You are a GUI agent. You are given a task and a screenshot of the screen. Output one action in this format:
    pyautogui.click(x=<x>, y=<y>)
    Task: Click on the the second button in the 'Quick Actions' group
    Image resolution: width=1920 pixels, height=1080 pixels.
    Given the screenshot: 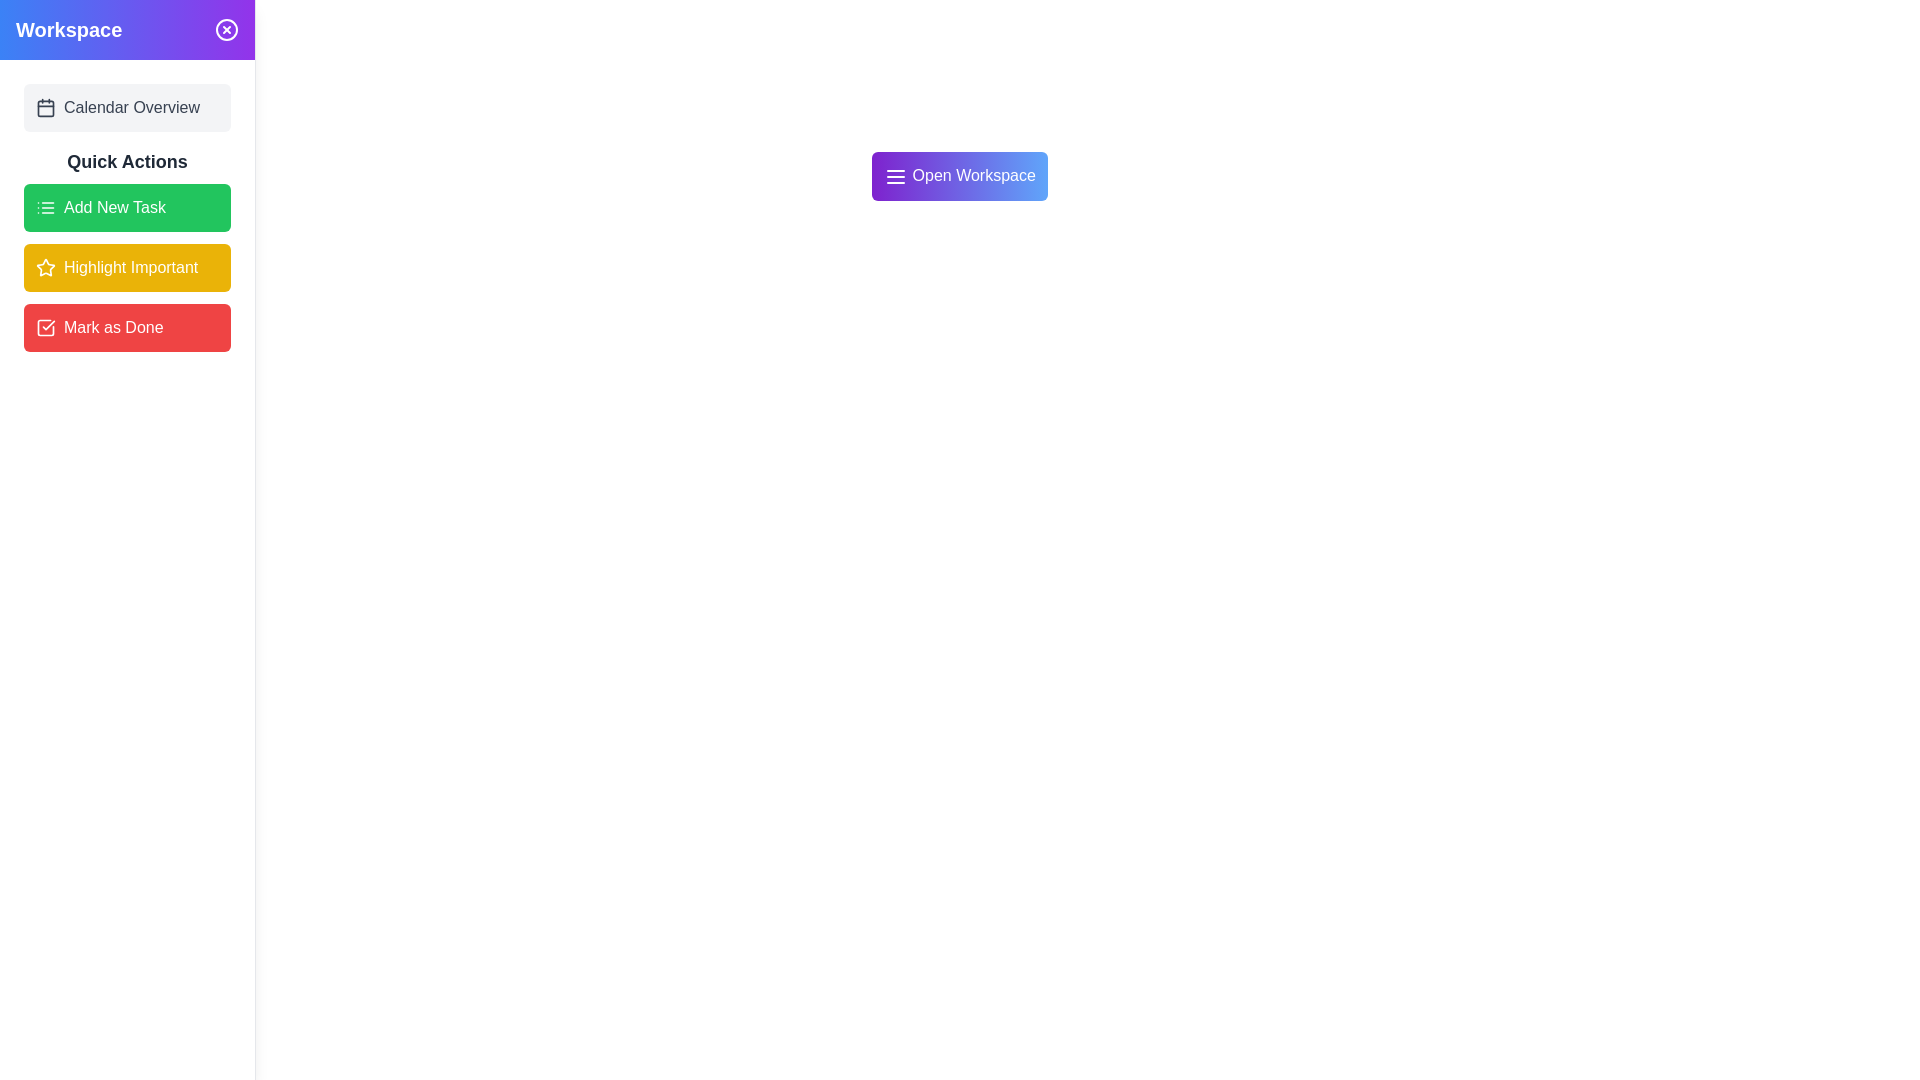 What is the action you would take?
    pyautogui.click(x=126, y=266)
    